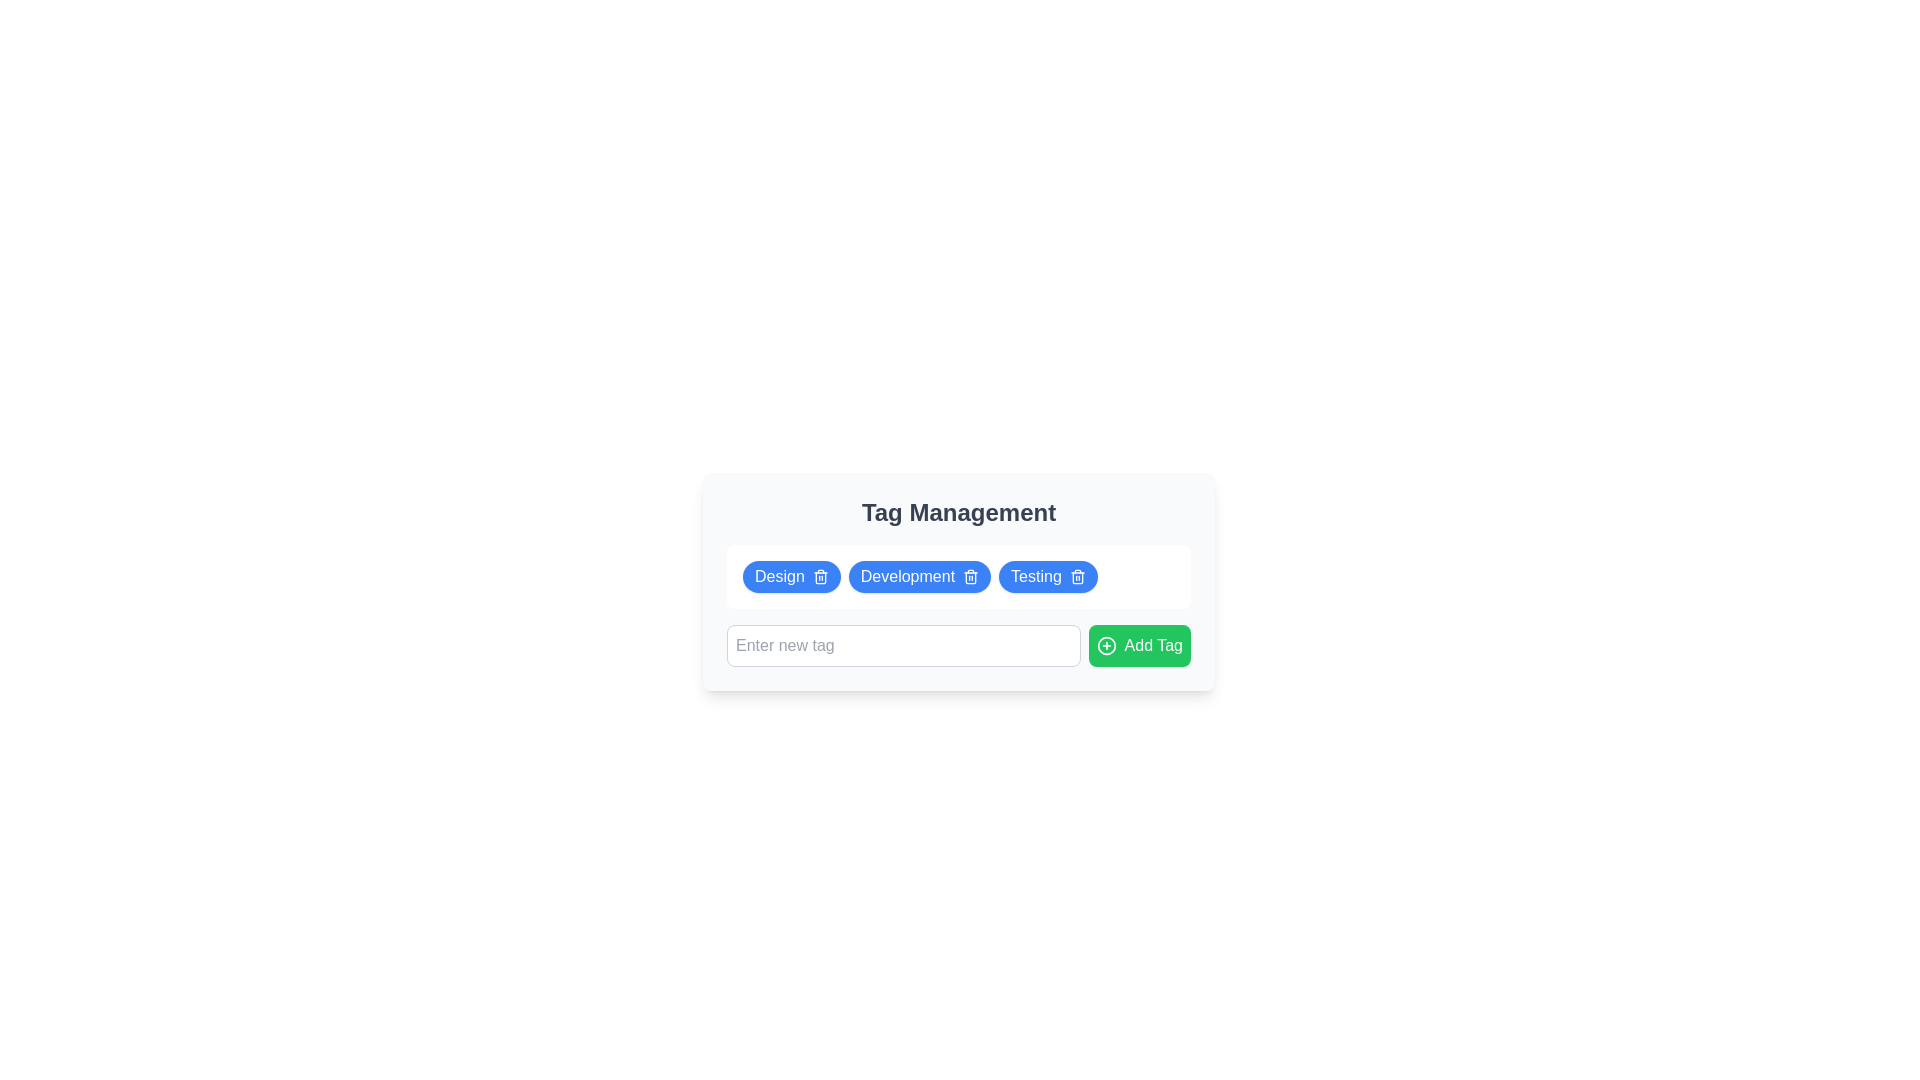 This screenshot has width=1920, height=1080. What do you see at coordinates (820, 578) in the screenshot?
I see `the second rectangle of the trash bin icon, which has a curved bottom` at bounding box center [820, 578].